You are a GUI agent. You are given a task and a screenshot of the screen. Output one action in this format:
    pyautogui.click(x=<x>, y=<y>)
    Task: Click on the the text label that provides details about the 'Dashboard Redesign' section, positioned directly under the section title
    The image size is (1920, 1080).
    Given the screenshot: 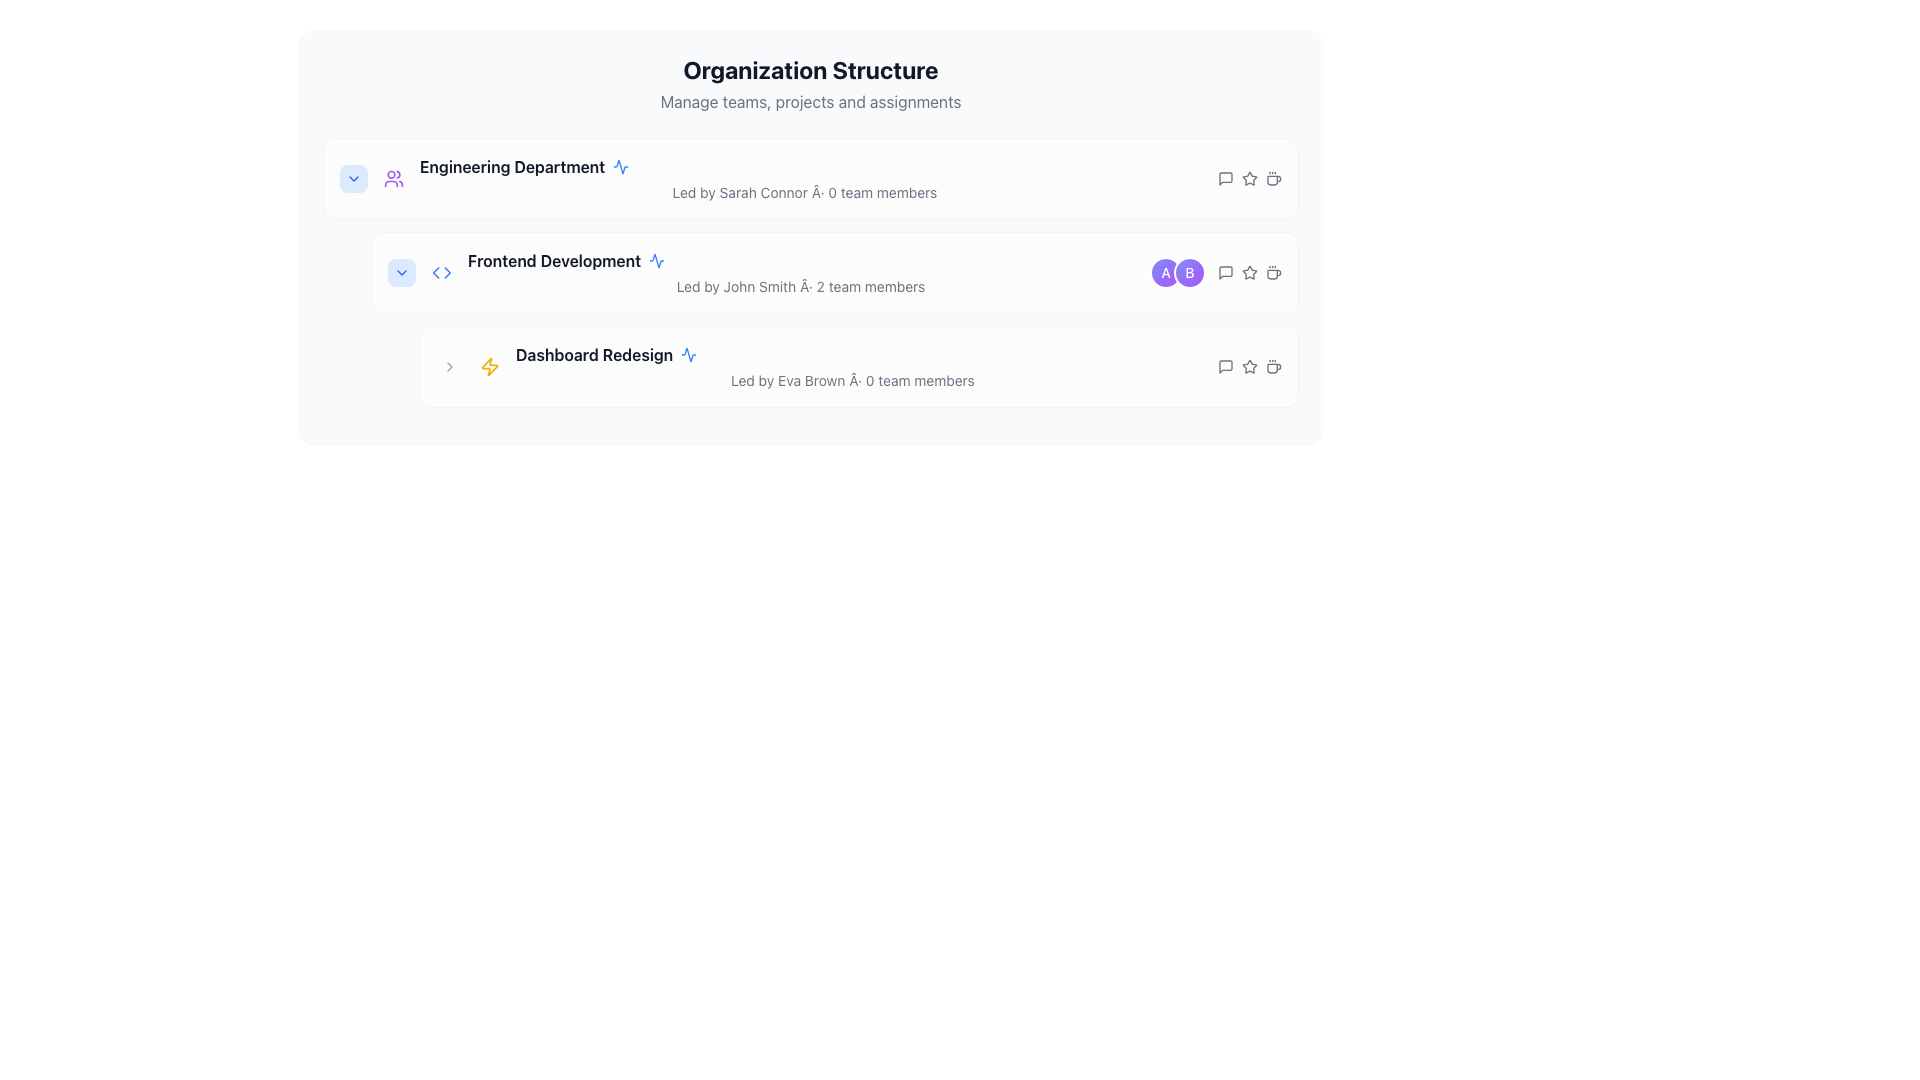 What is the action you would take?
    pyautogui.click(x=853, y=381)
    